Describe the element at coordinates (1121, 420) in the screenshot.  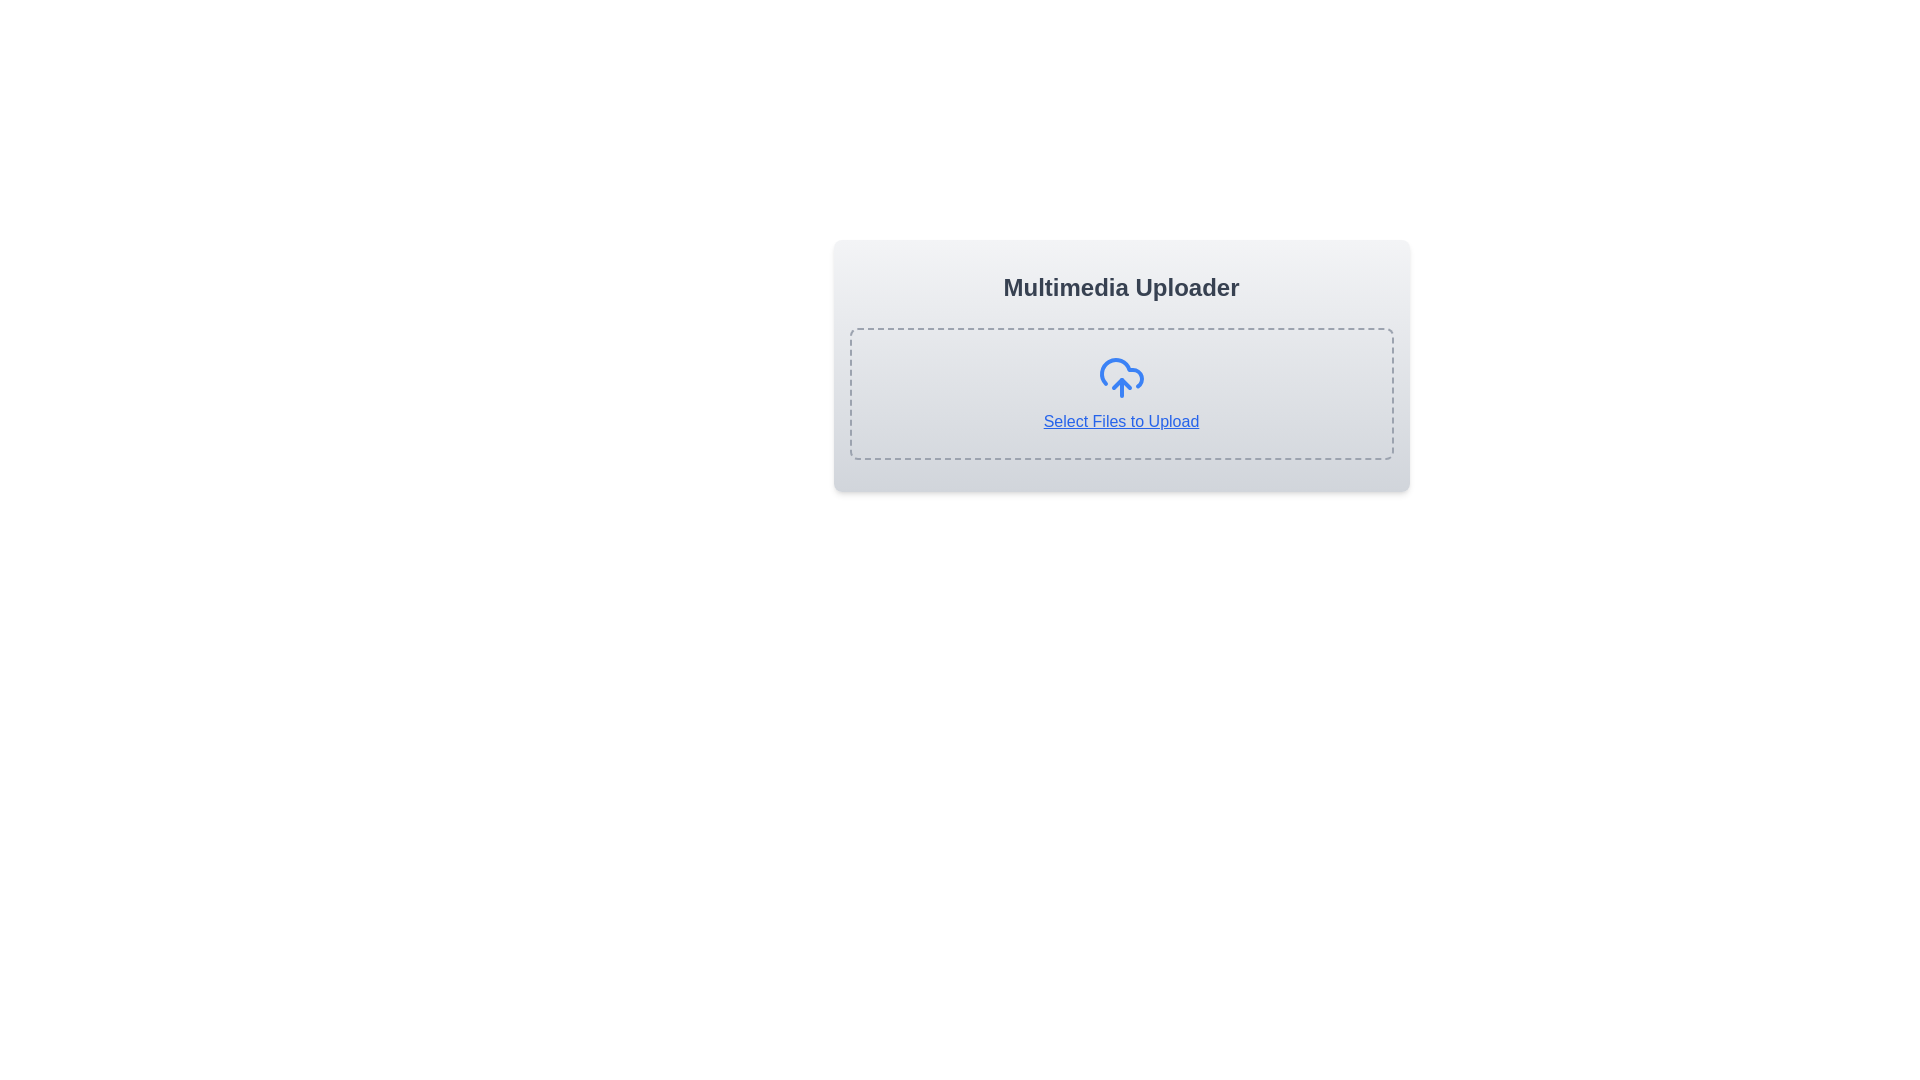
I see `the clickable link text at the center coordinates` at that location.